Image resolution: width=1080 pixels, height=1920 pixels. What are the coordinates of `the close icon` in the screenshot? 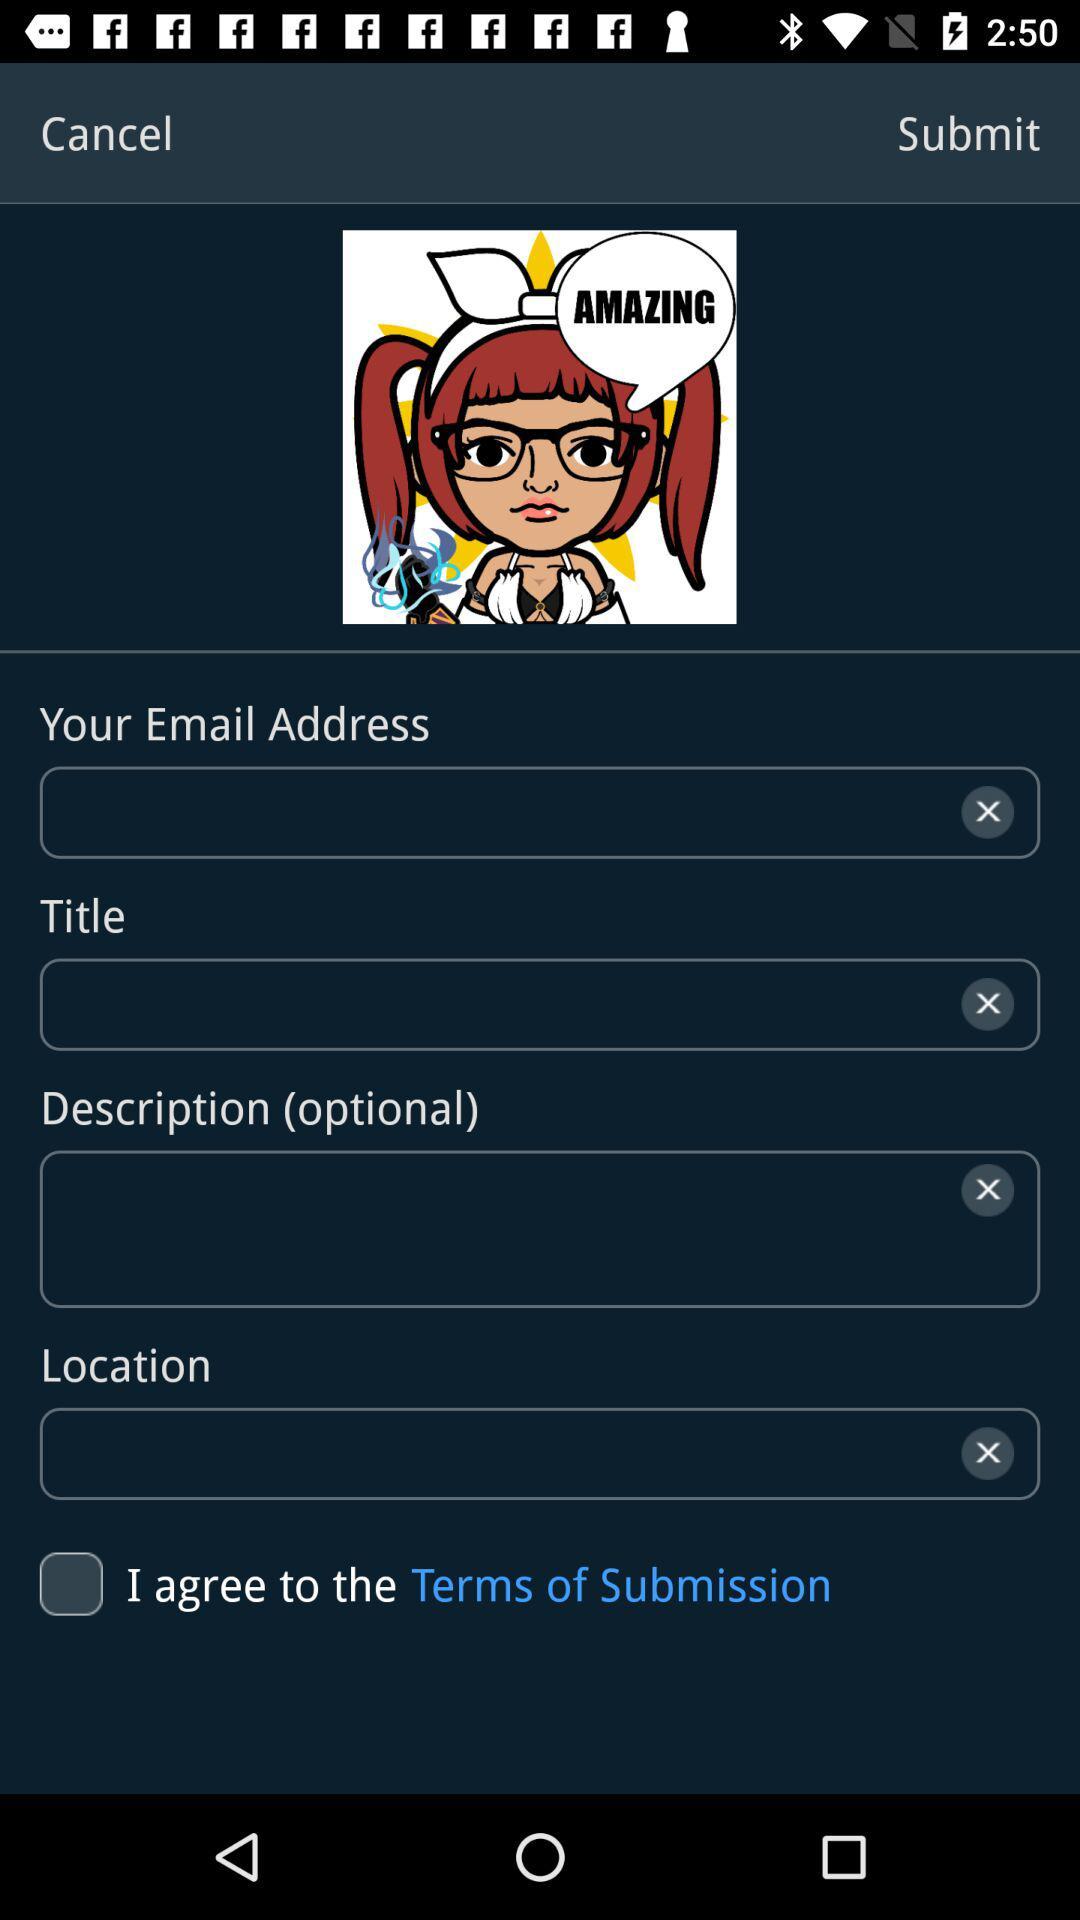 It's located at (986, 1453).